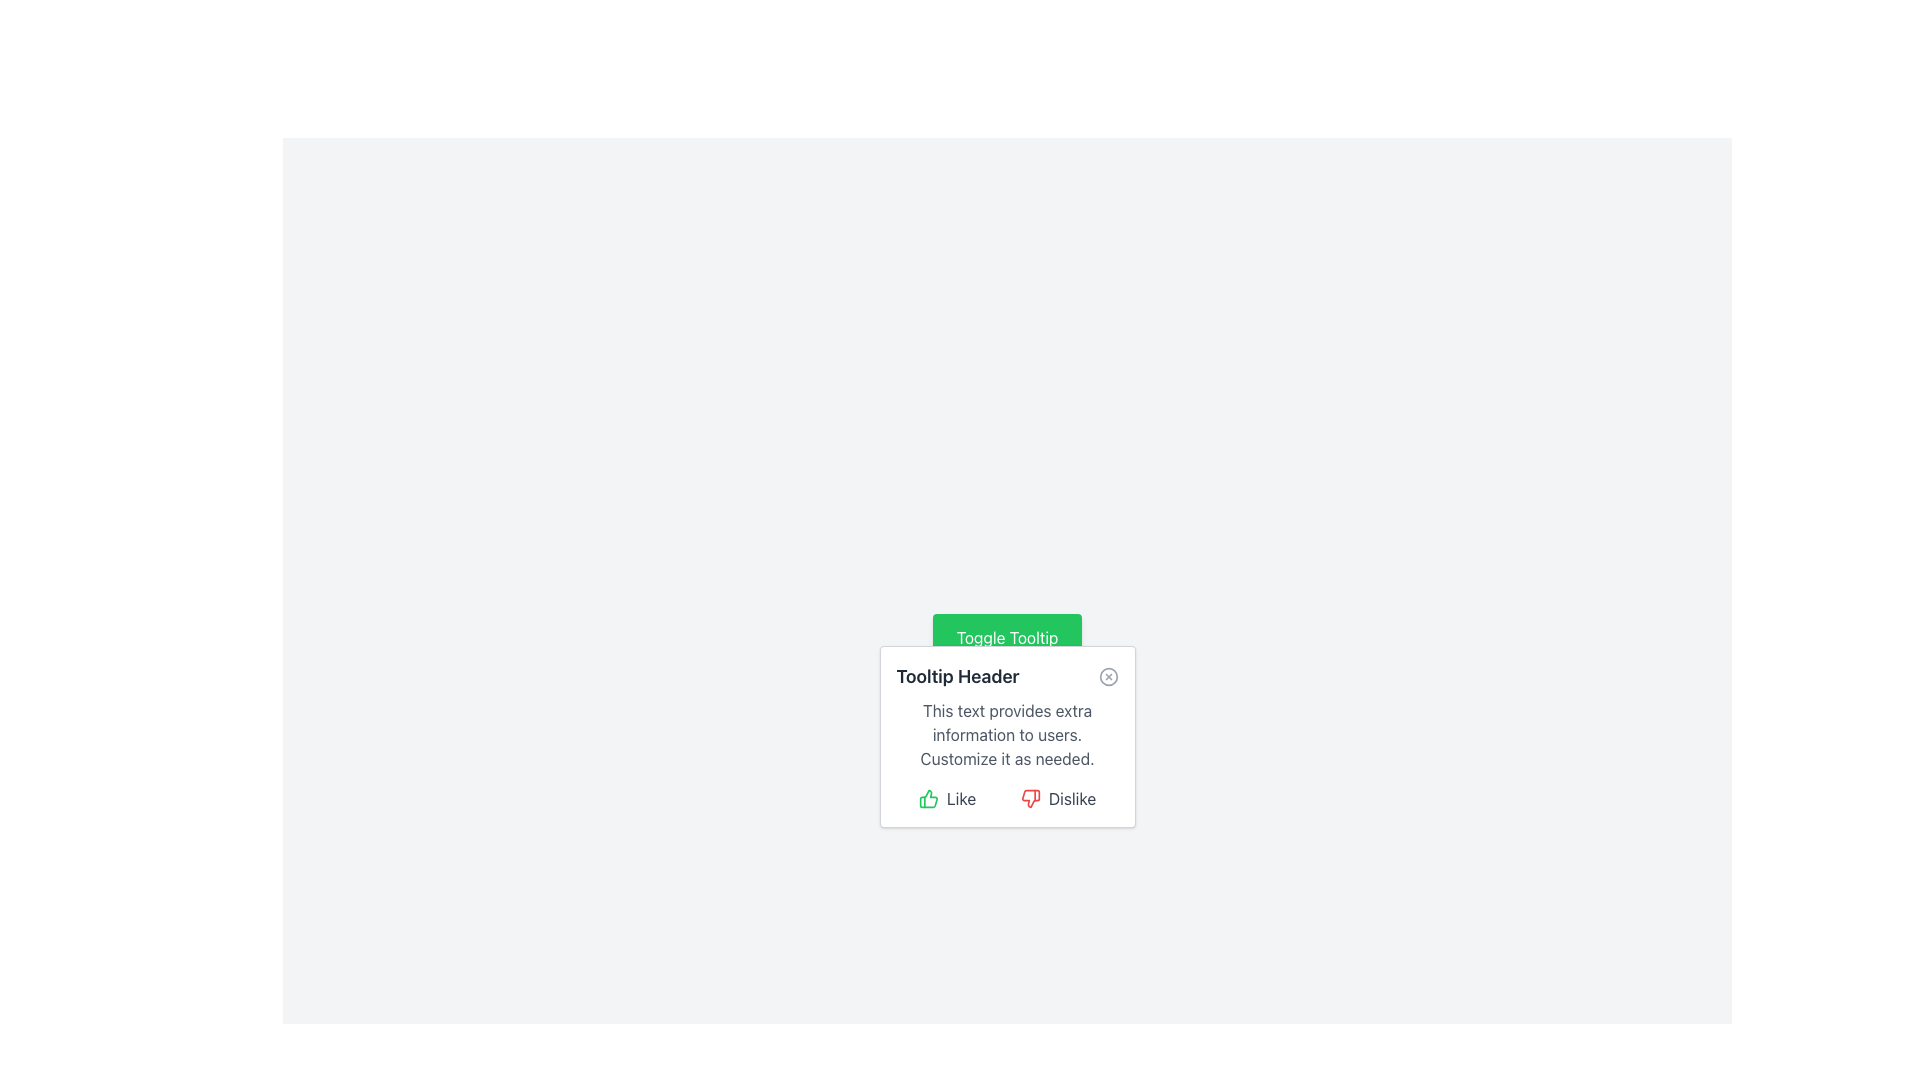 This screenshot has height=1080, width=1920. Describe the element at coordinates (1030, 797) in the screenshot. I see `the disapprove icon located at the bottom section of the tooltip, positioned next to the 'Dislike' label and opposite the 'Like' icon` at that location.